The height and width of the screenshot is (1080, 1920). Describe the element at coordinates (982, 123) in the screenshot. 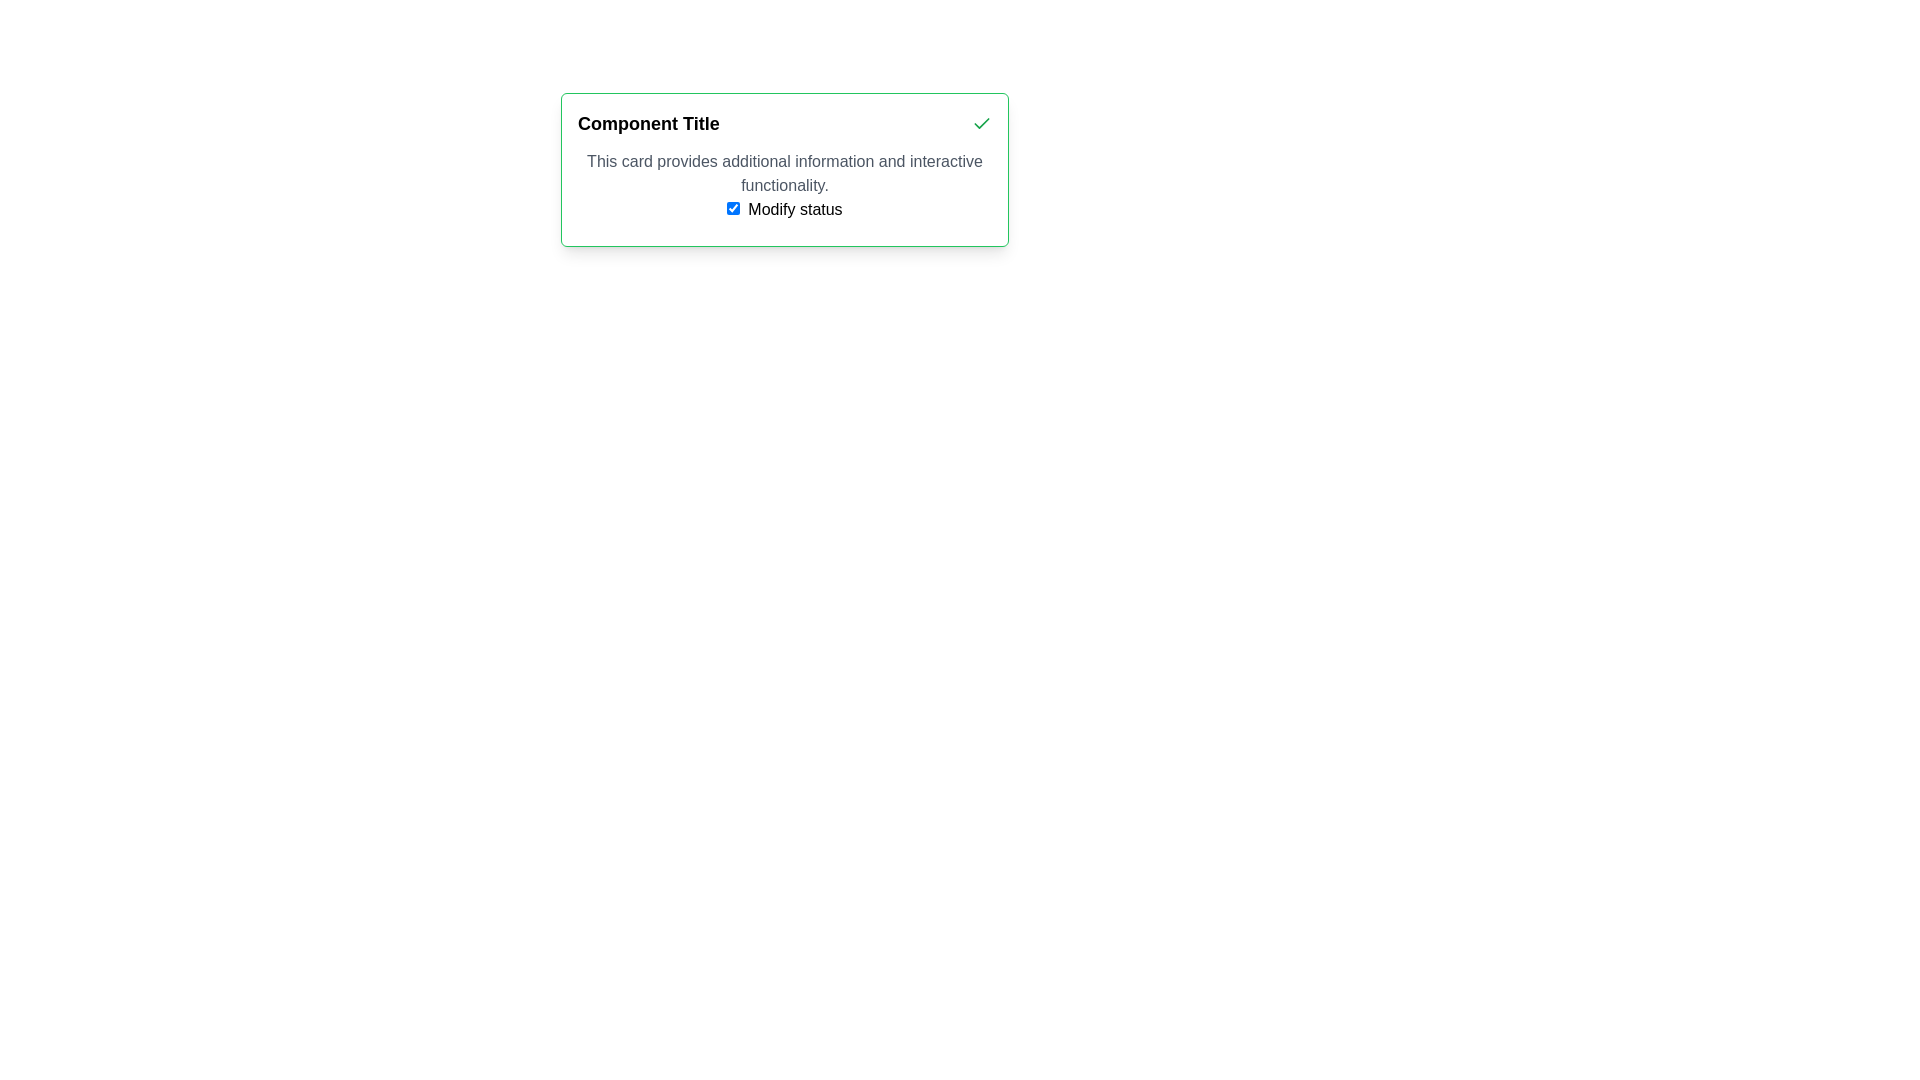

I see `the checkmark icon located in the top-right corner of the card interface, which indicates a completed action or confirmation` at that location.